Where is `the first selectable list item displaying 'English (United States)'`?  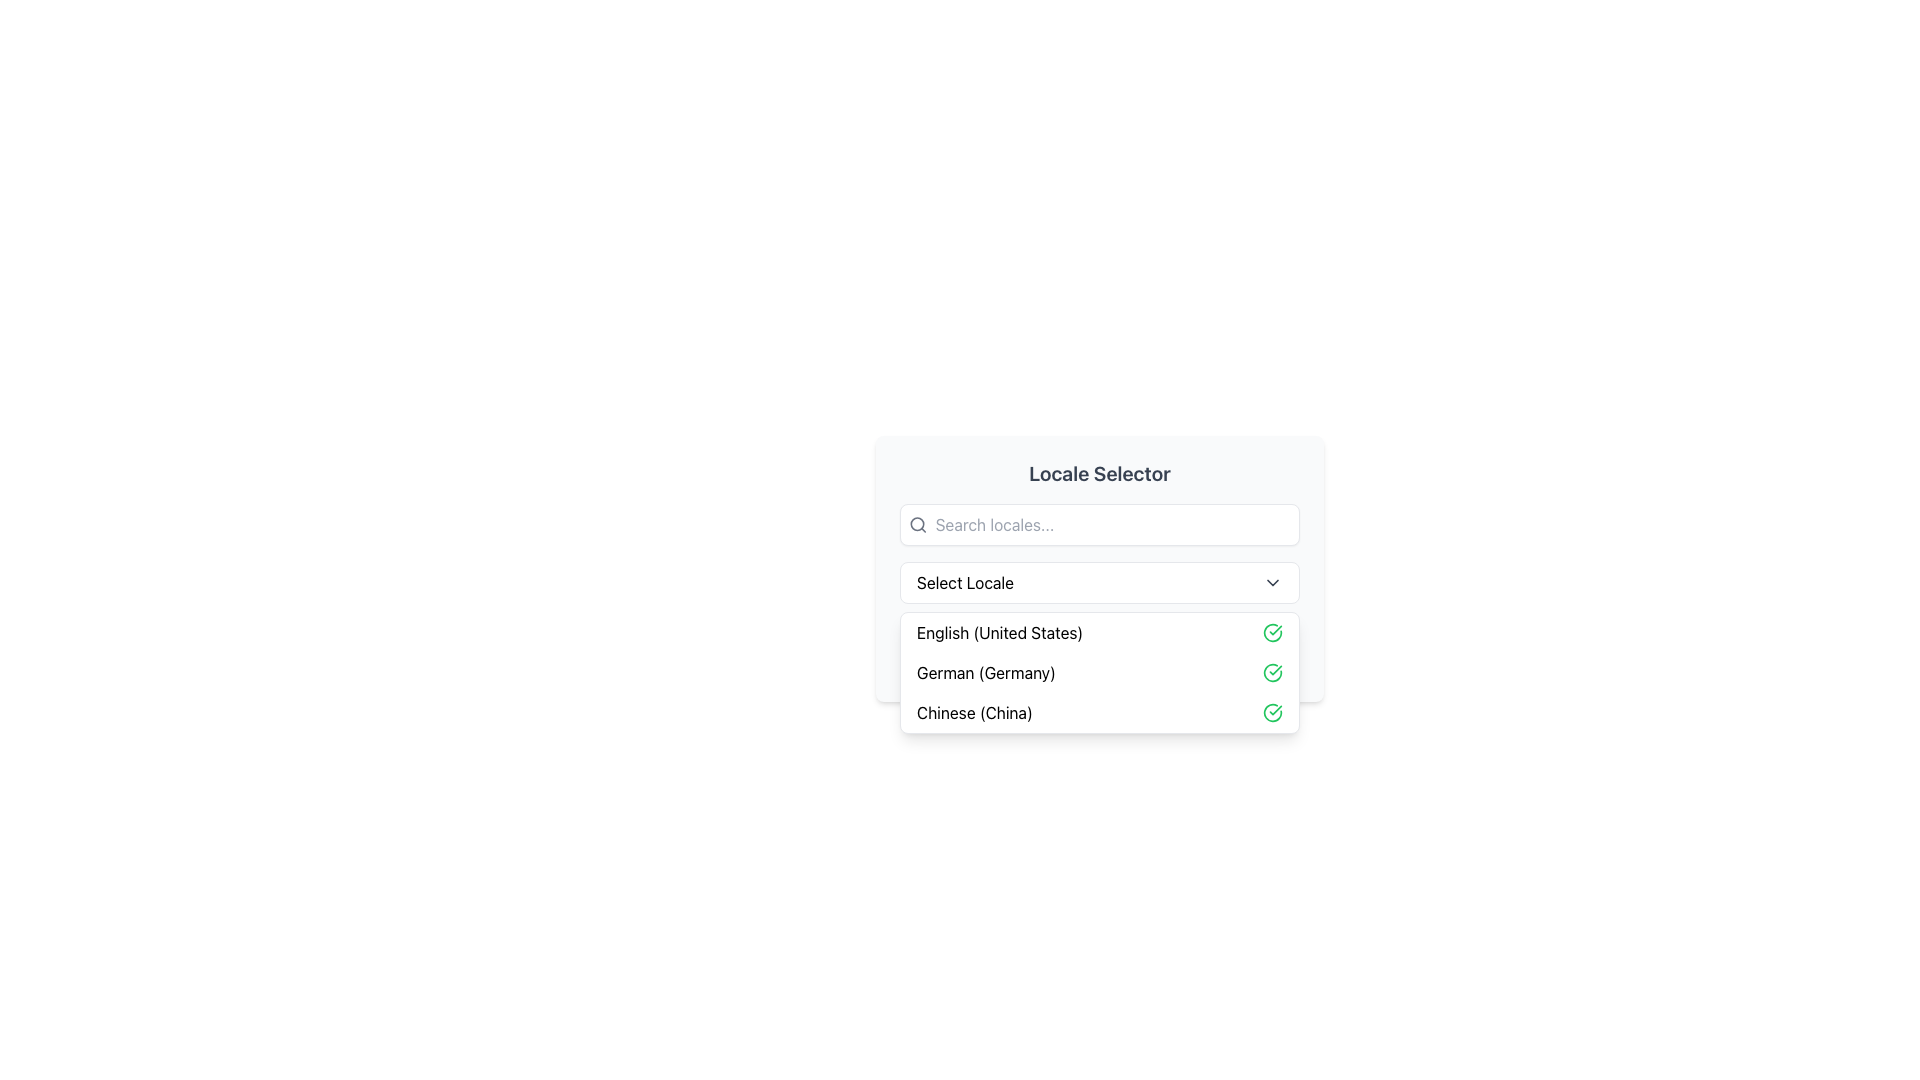 the first selectable list item displaying 'English (United States)' is located at coordinates (1098, 632).